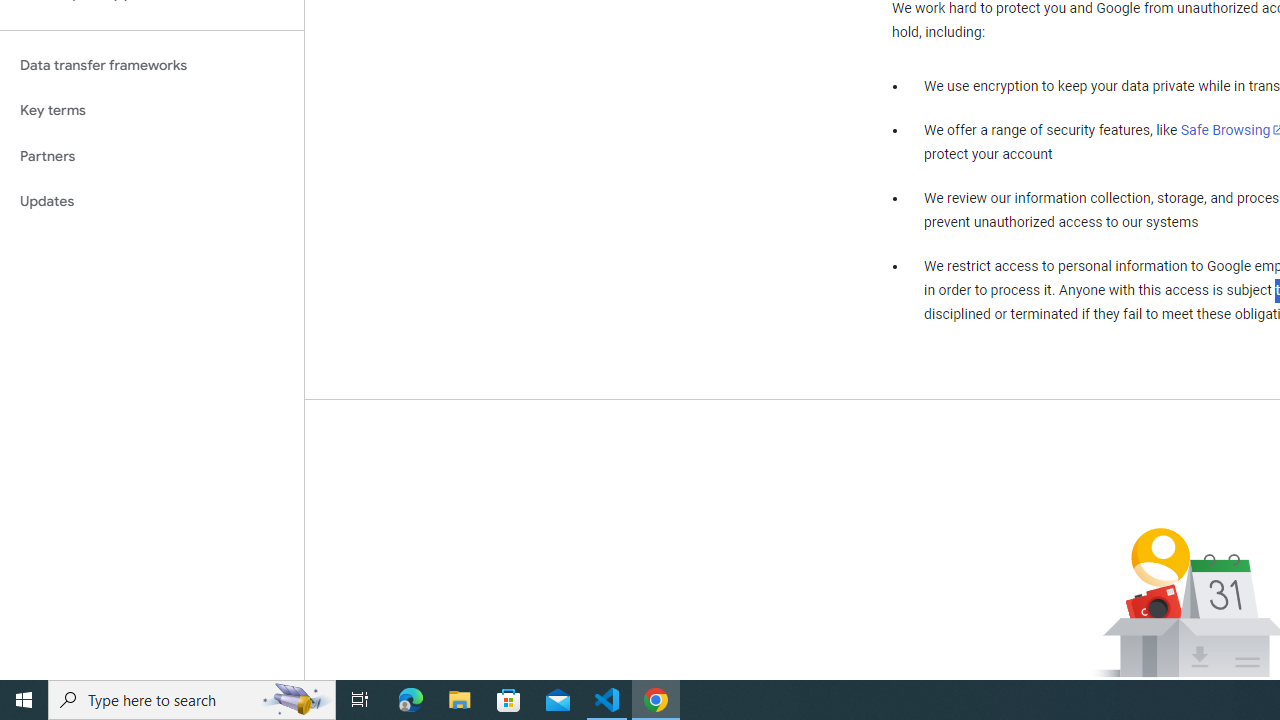 The height and width of the screenshot is (720, 1280). I want to click on 'Updates', so click(151, 201).